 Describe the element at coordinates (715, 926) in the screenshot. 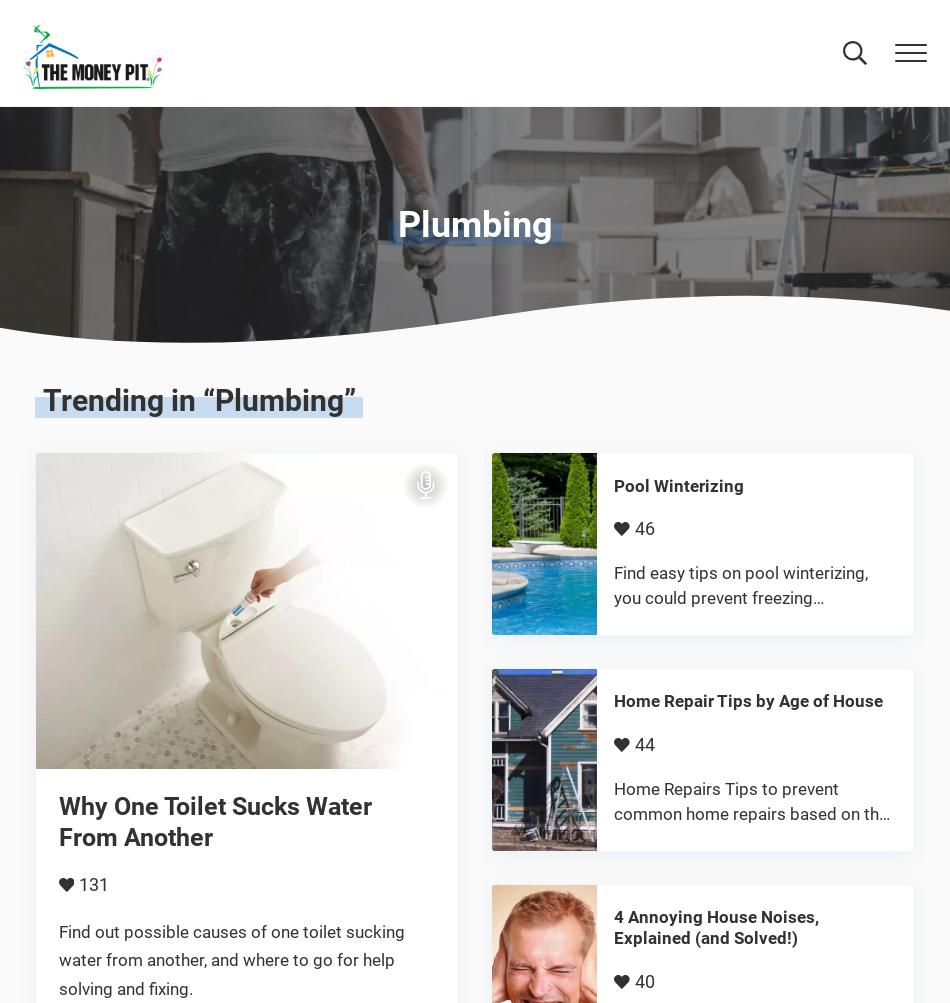

I see `'4 Annoying House Noises, Explained (and Solved!)'` at that location.